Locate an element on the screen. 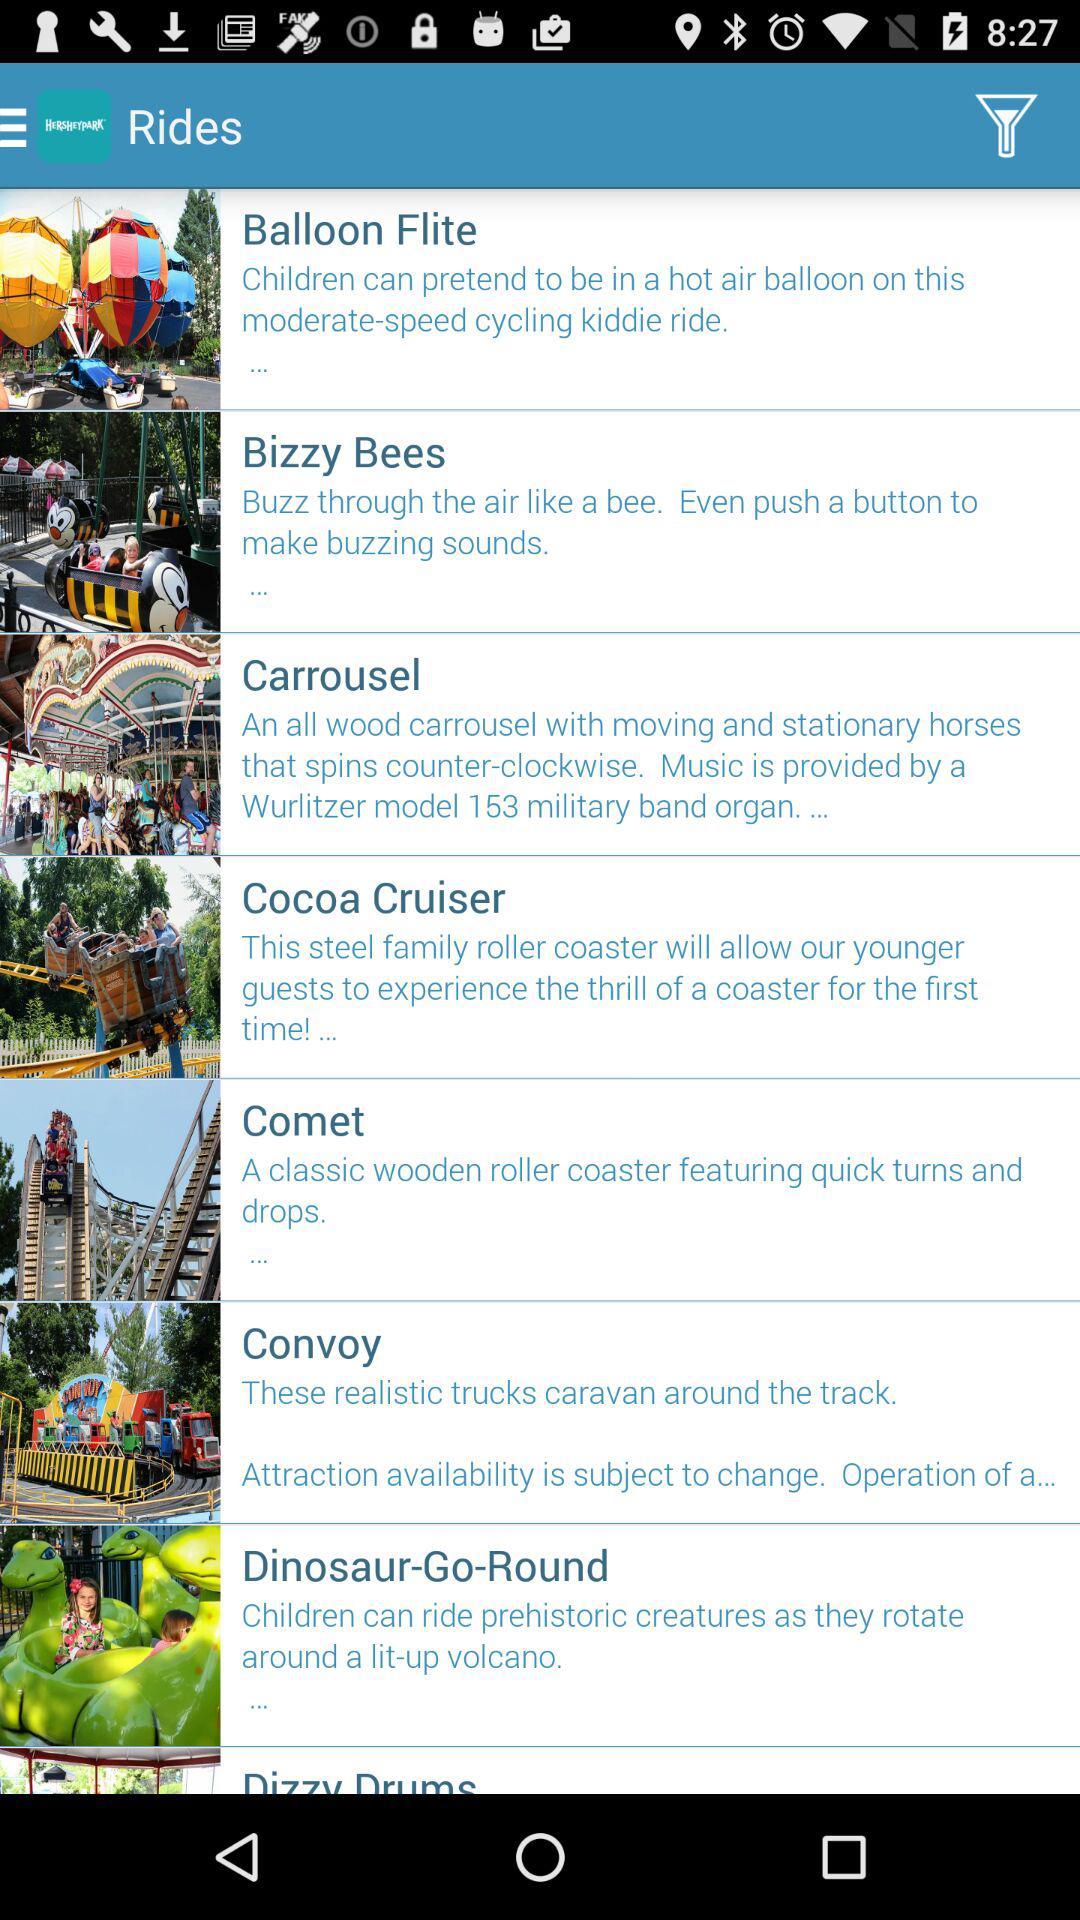 The width and height of the screenshot is (1080, 1920). filter icon is located at coordinates (1006, 124).